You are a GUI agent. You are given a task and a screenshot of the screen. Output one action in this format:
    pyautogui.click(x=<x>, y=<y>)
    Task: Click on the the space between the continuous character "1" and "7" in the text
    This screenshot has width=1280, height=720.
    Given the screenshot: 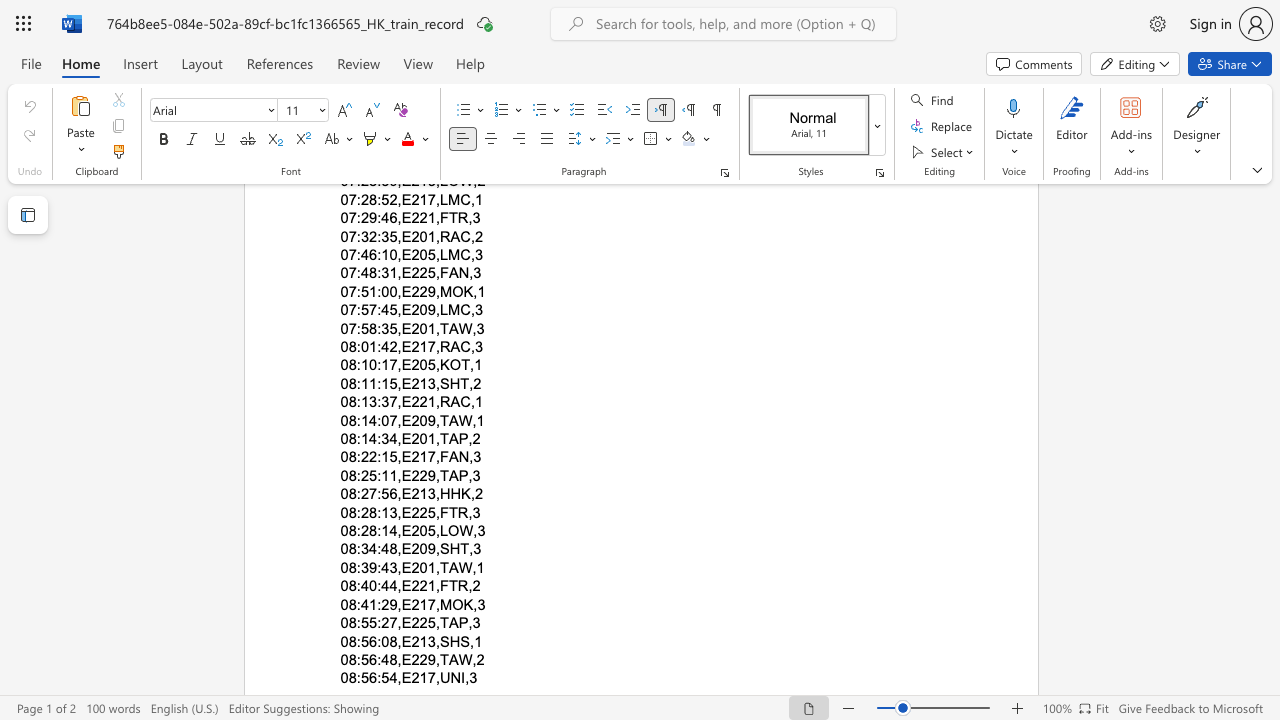 What is the action you would take?
    pyautogui.click(x=426, y=677)
    